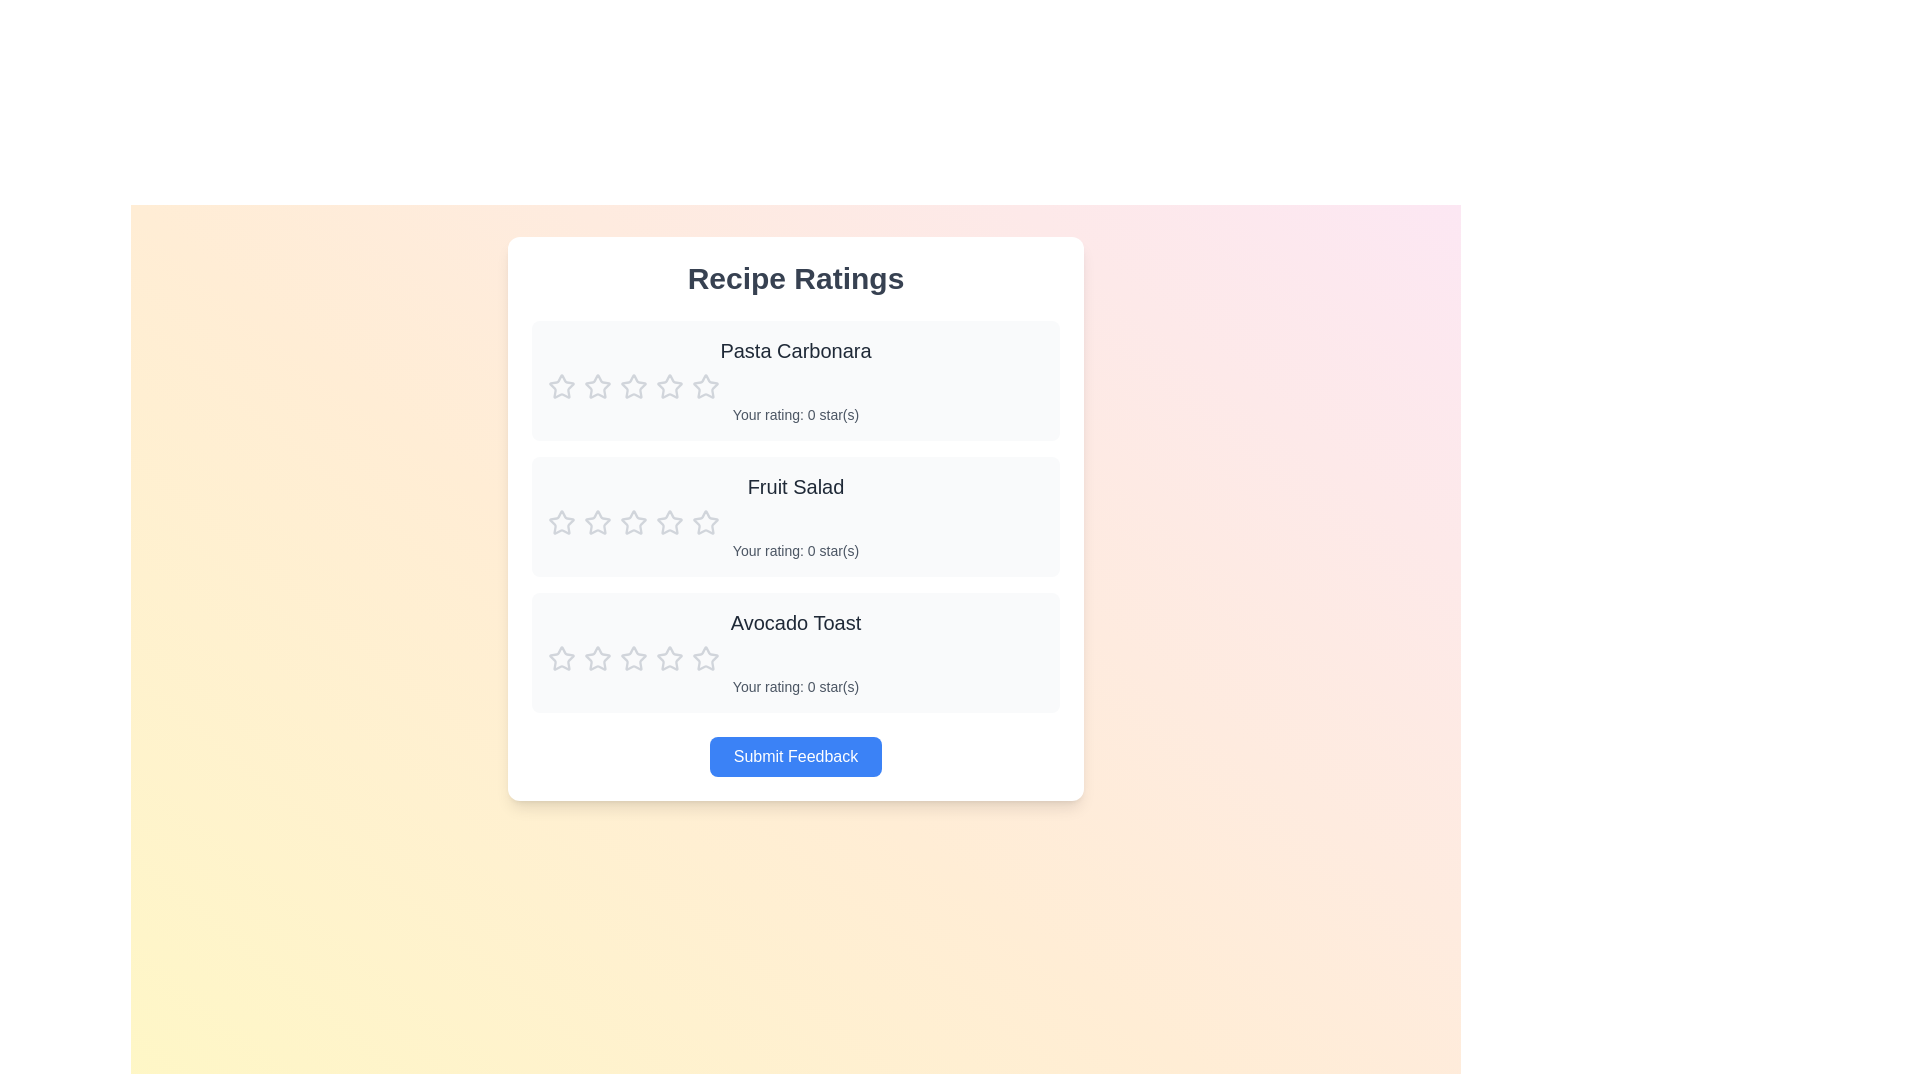 The image size is (1920, 1080). Describe the element at coordinates (795, 522) in the screenshot. I see `over the stars in the 'Fruit Salad' rating widget` at that location.